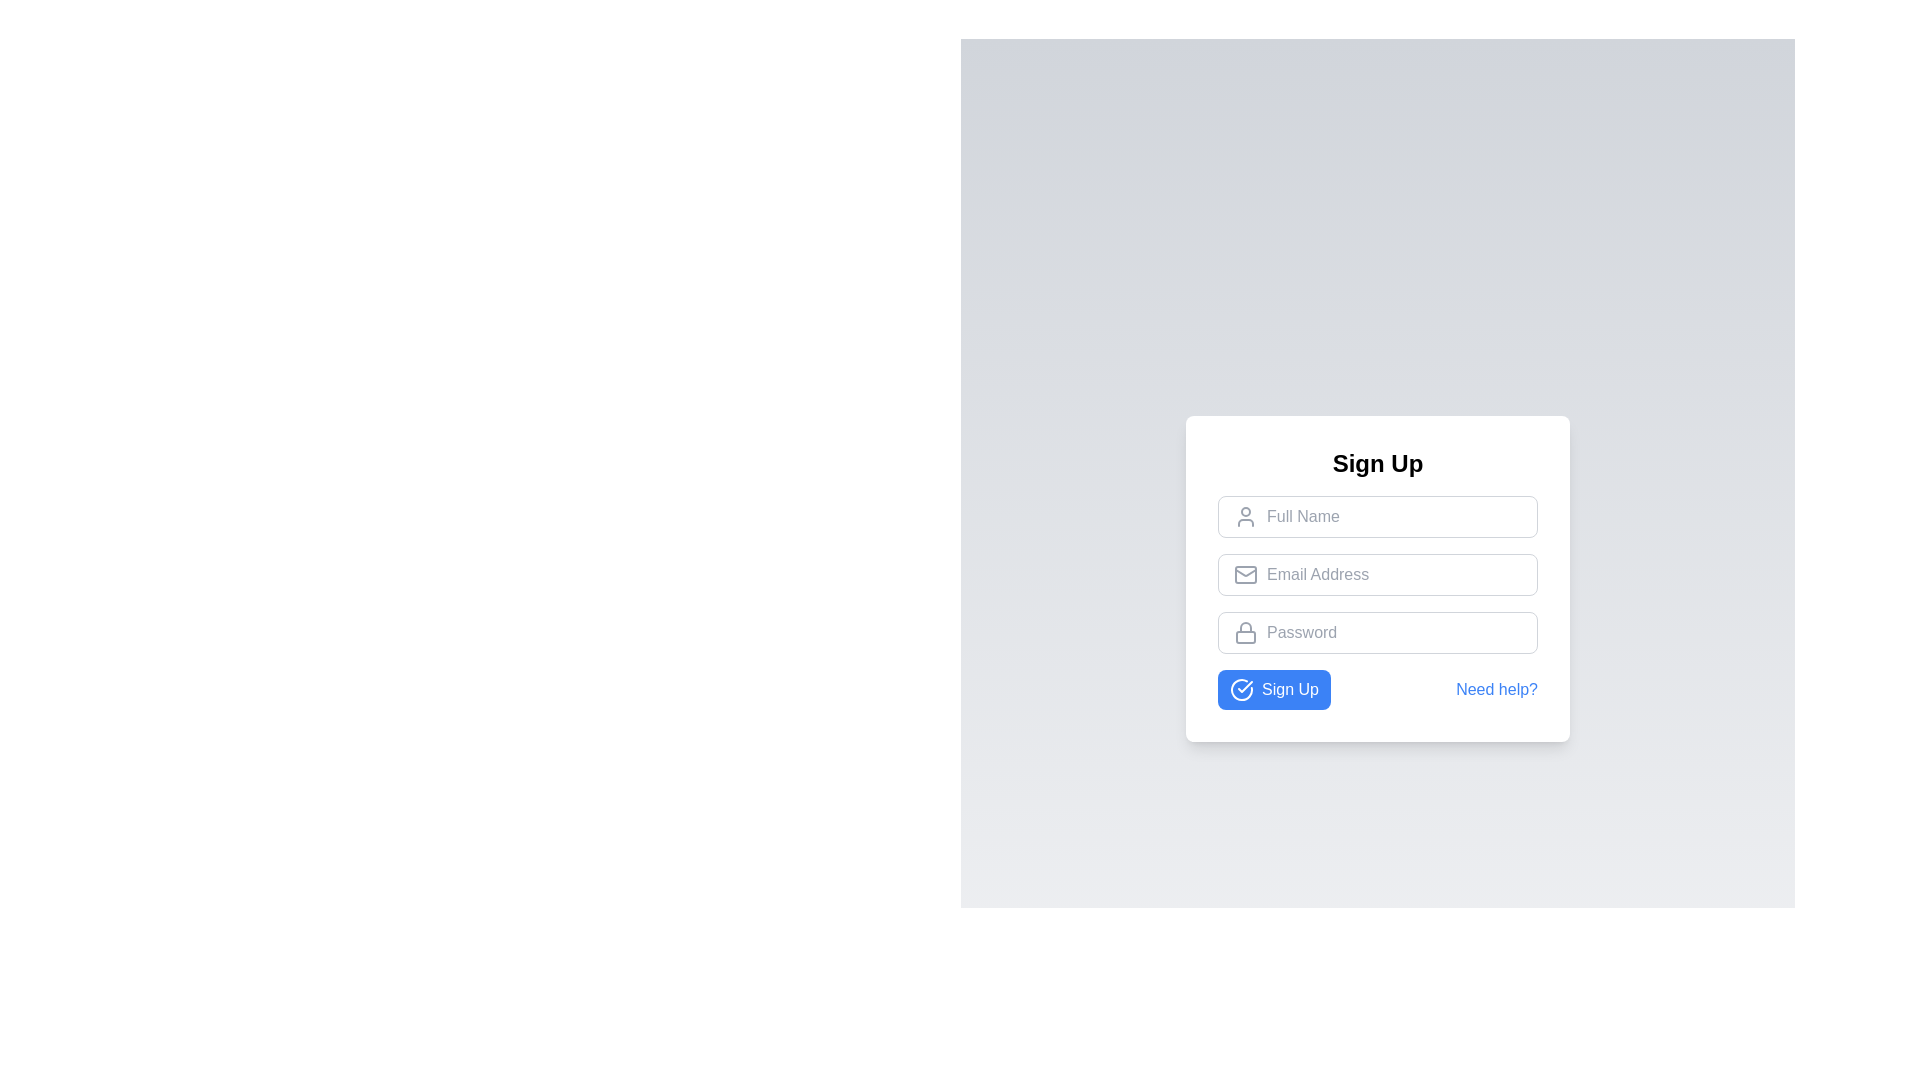 This screenshot has height=1080, width=1920. I want to click on the 'Need help?' hyperlink located at the bottom-right of the sign-up form, so click(1497, 689).